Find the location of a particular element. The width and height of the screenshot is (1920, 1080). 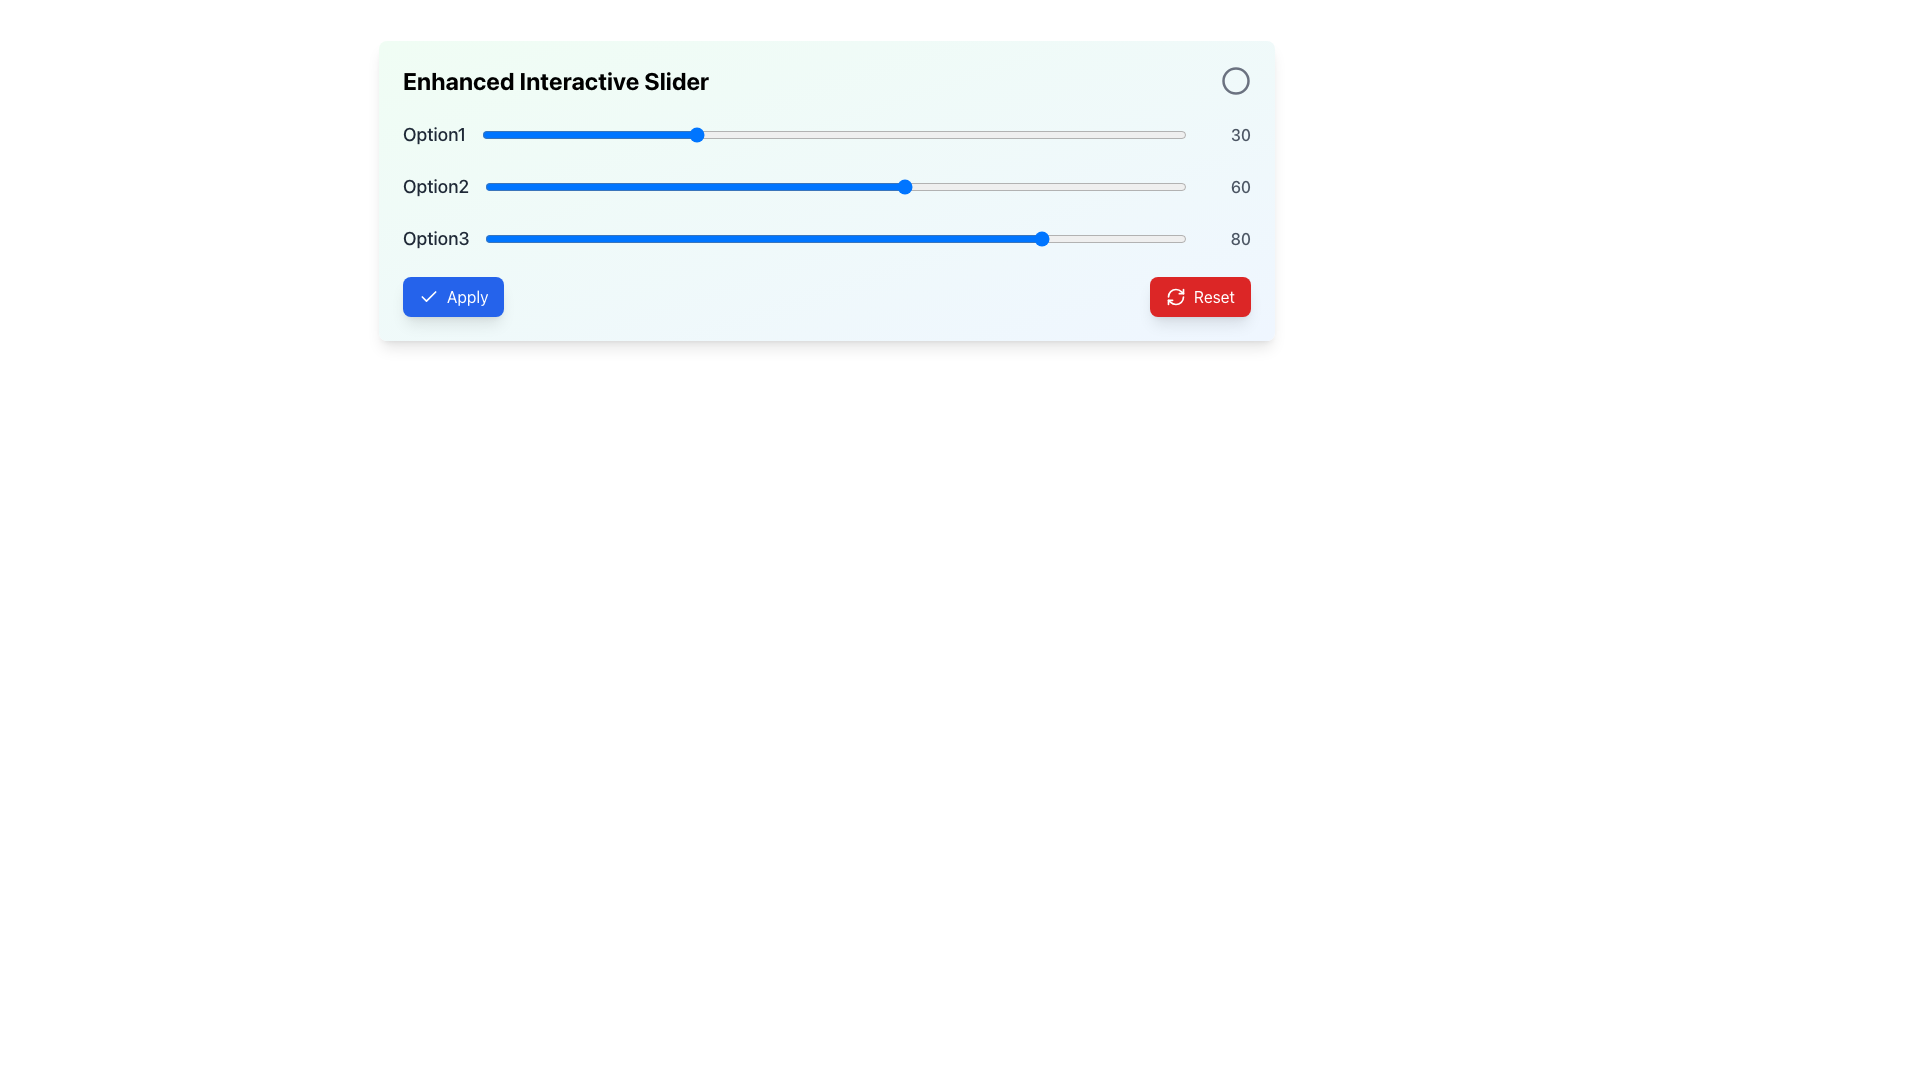

the slider is located at coordinates (653, 238).